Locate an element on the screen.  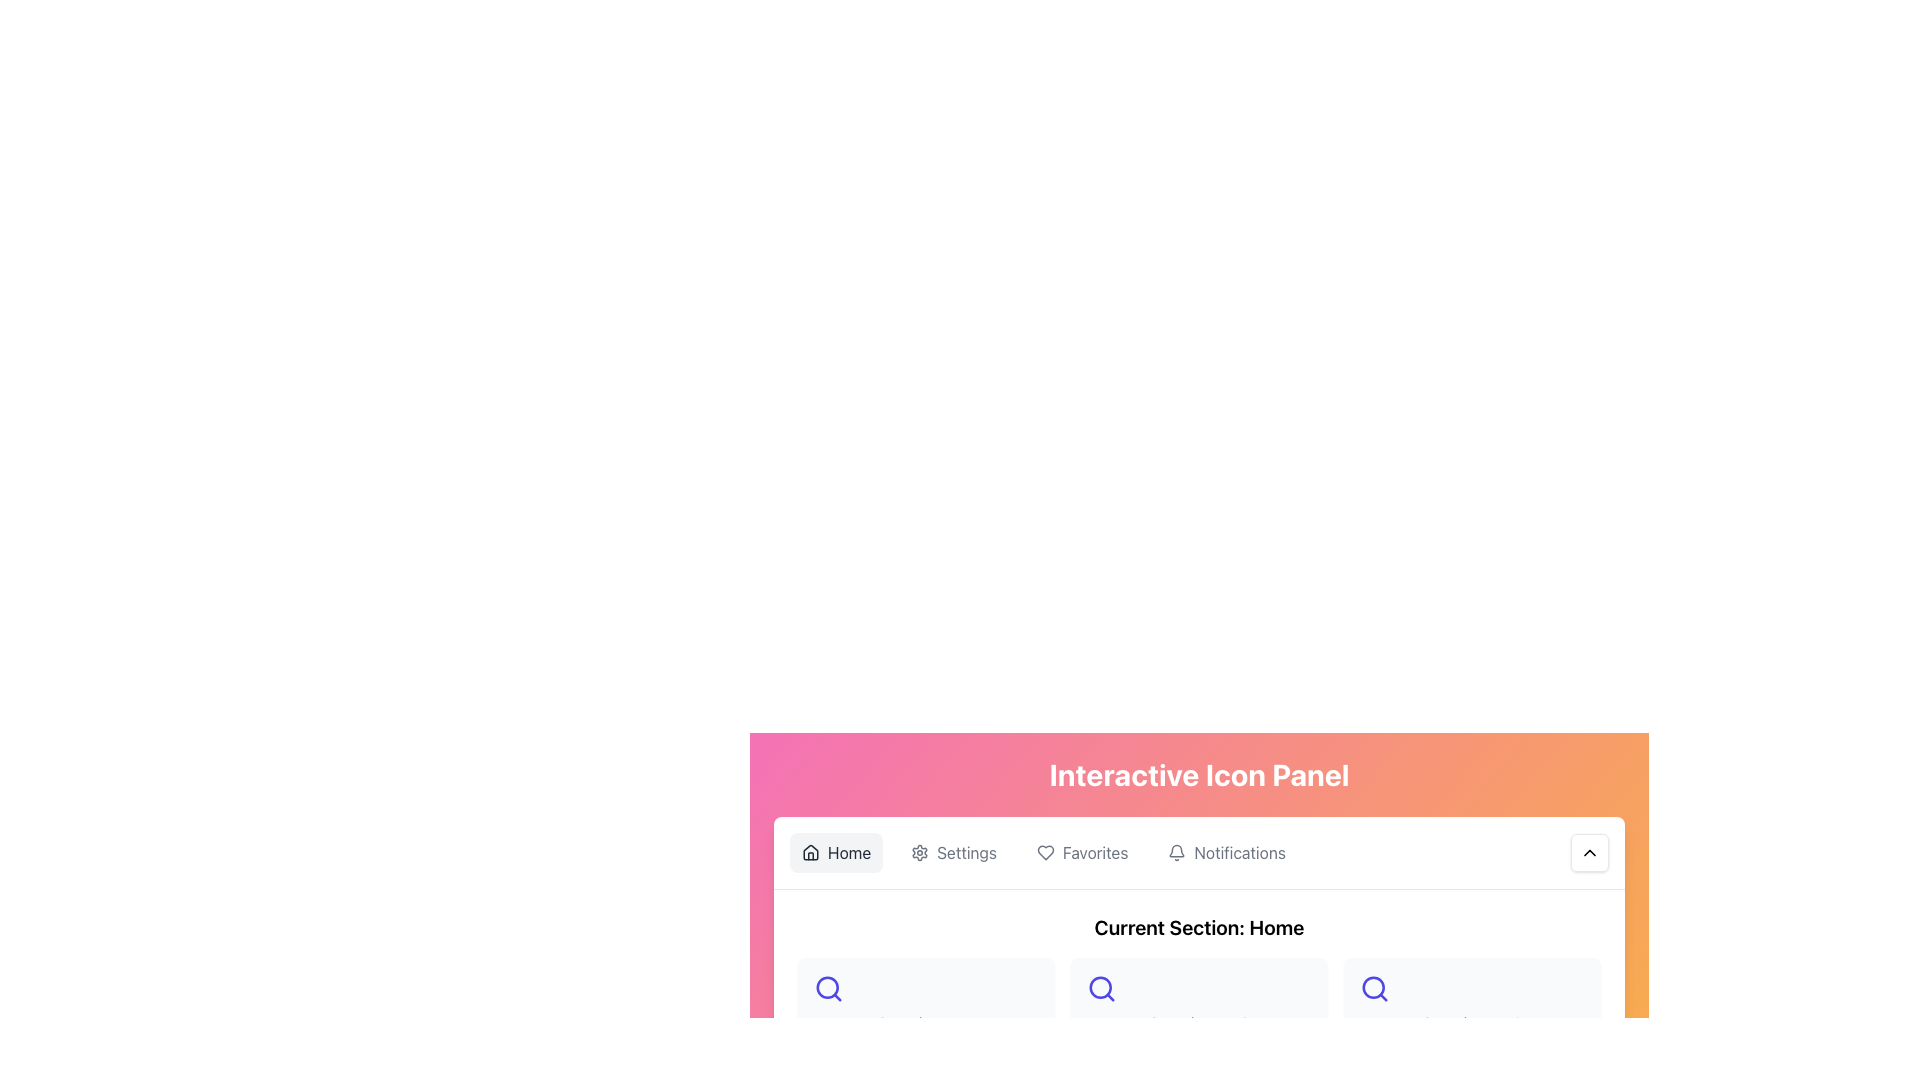
the central circular detail of the magnifying glass icon, which is visually a smooth, round outline filled with the interface's background color is located at coordinates (827, 986).